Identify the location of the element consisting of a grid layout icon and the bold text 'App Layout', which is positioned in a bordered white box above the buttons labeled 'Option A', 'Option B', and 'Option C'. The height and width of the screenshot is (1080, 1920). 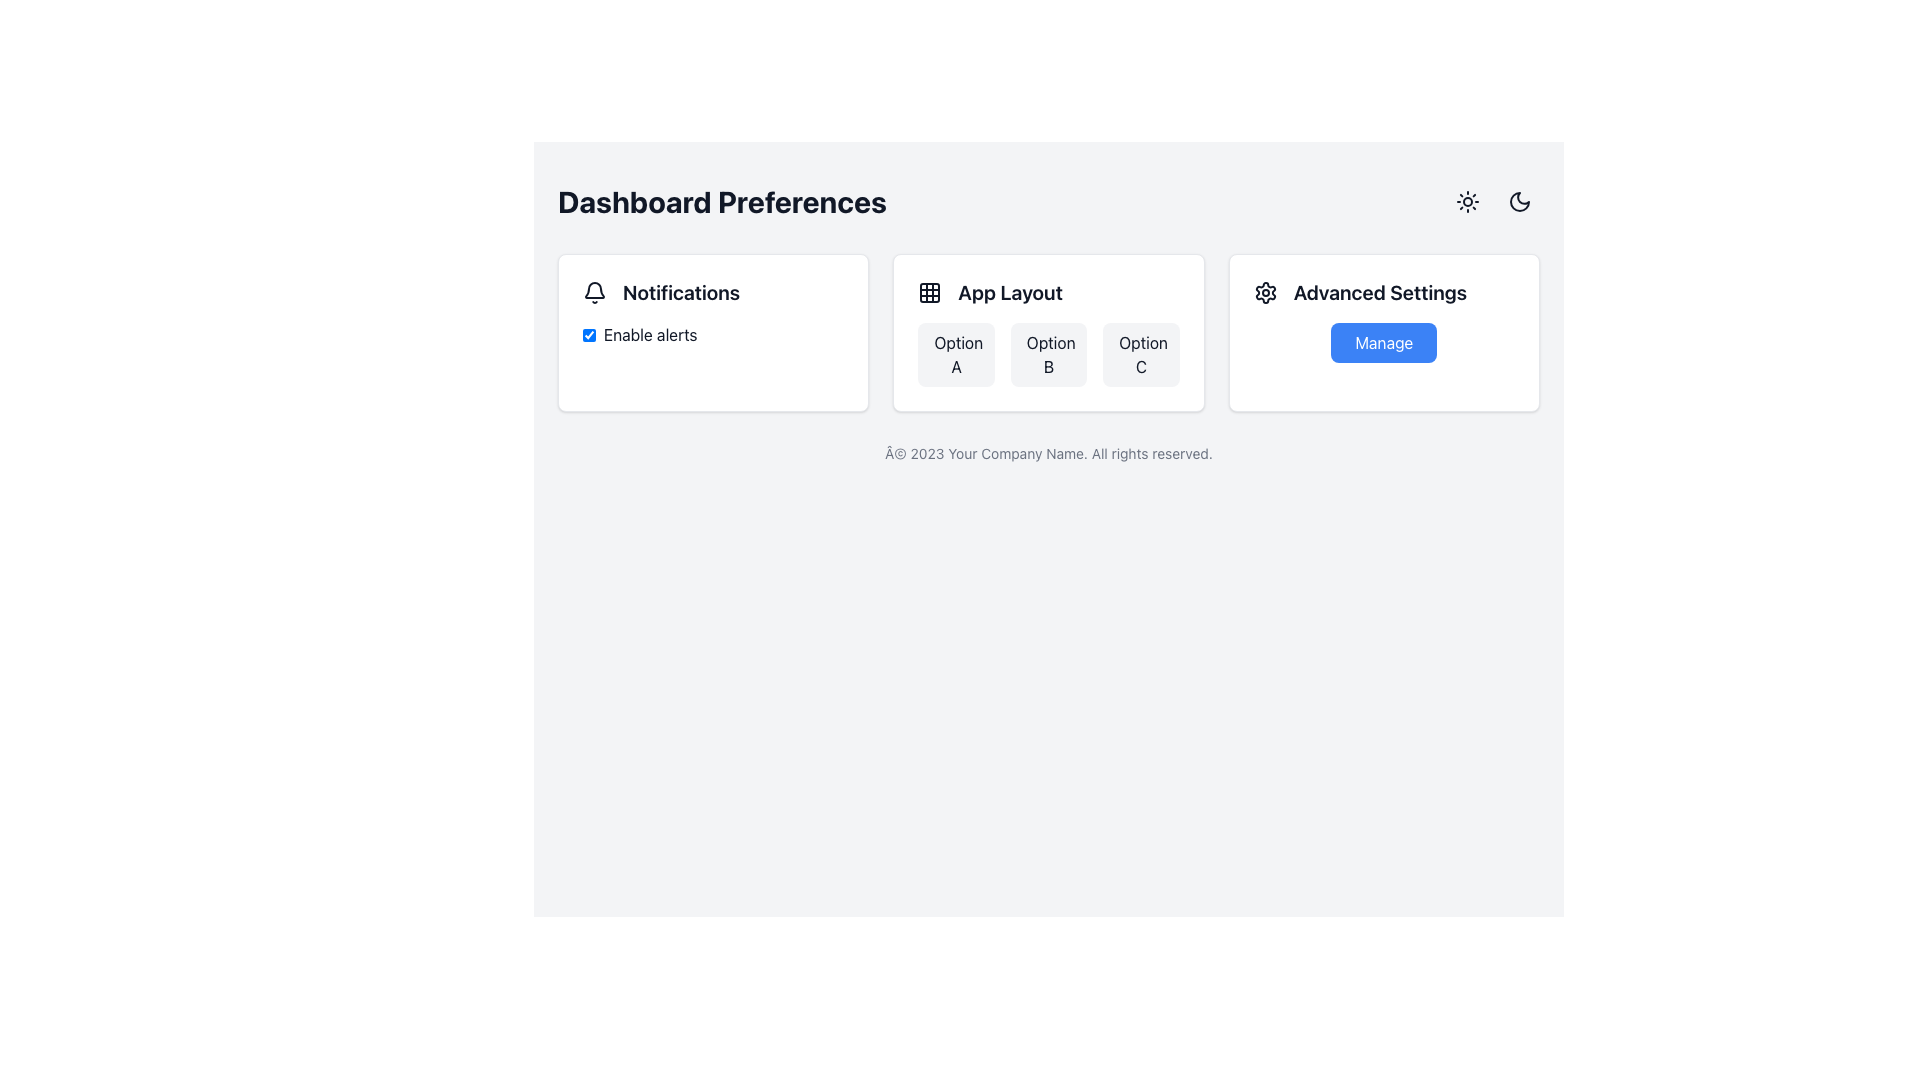
(1047, 293).